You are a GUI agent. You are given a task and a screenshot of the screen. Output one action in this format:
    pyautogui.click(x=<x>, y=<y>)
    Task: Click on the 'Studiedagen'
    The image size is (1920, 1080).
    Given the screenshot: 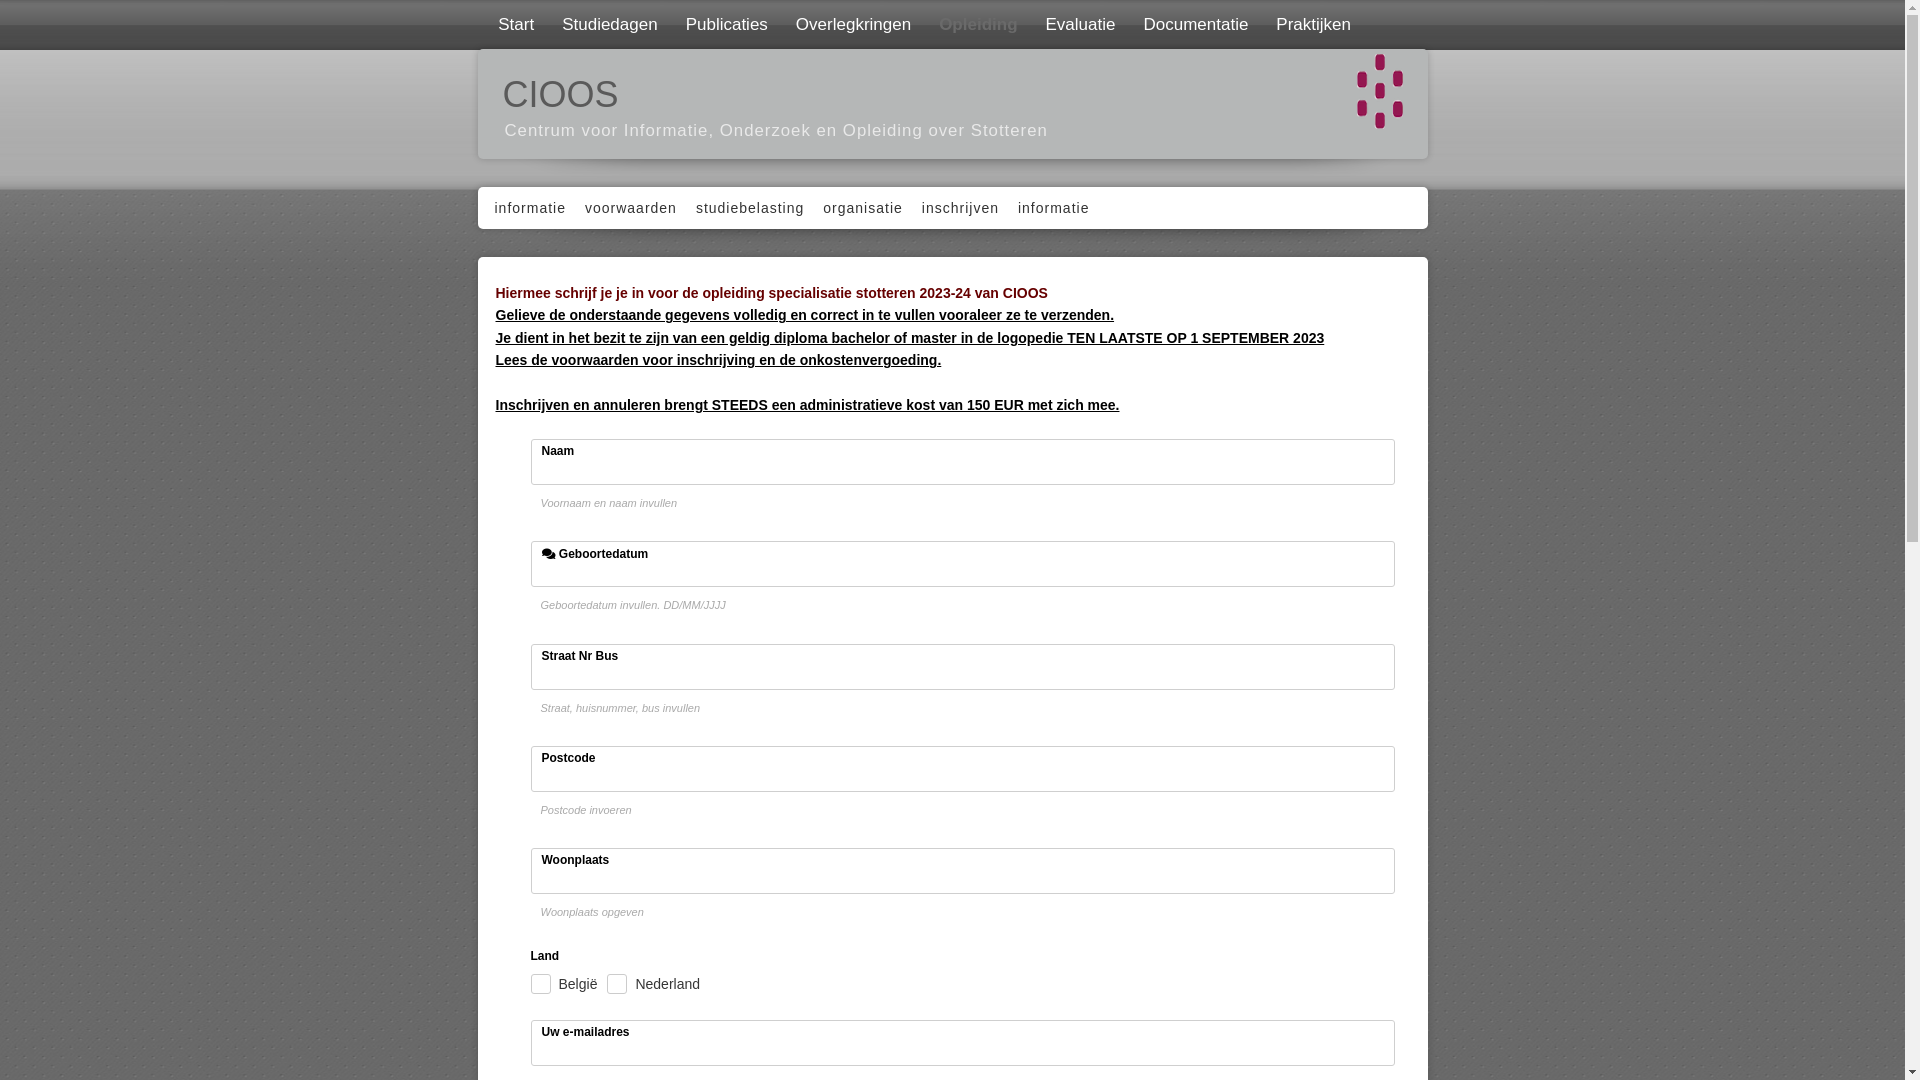 What is the action you would take?
    pyautogui.click(x=606, y=24)
    